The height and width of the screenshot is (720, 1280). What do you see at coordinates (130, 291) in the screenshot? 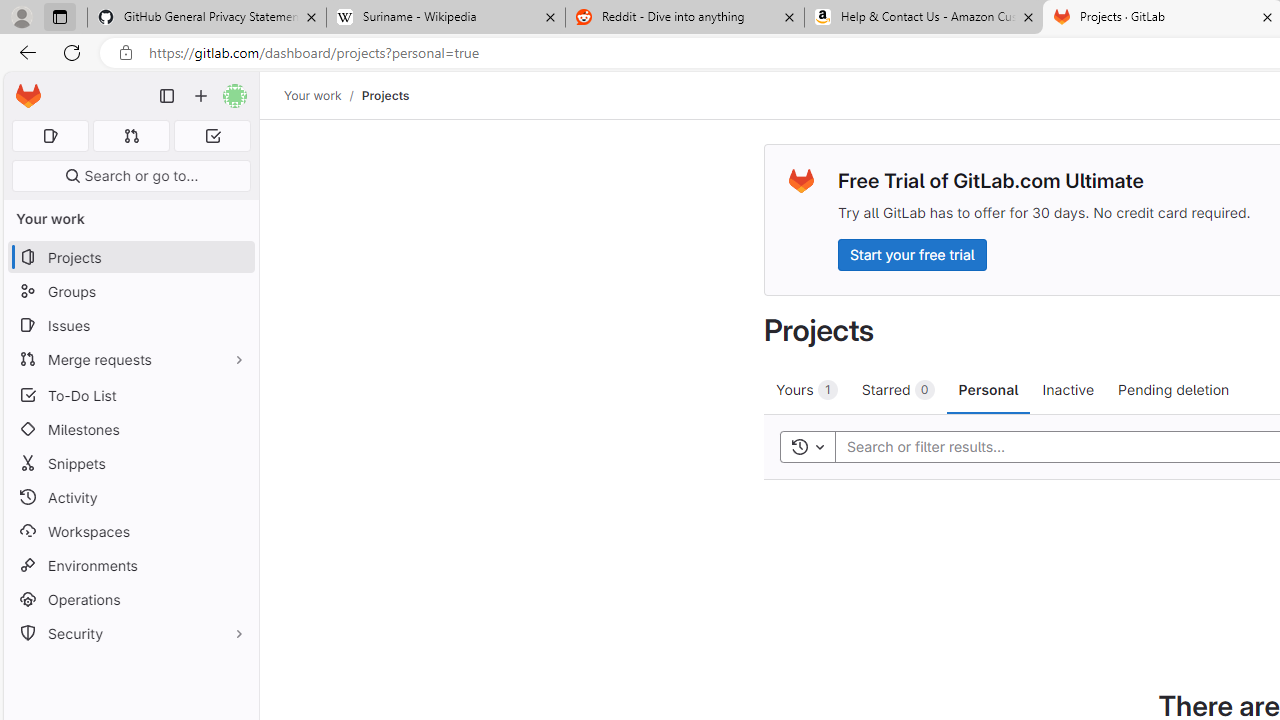
I see `'Groups'` at bounding box center [130, 291].